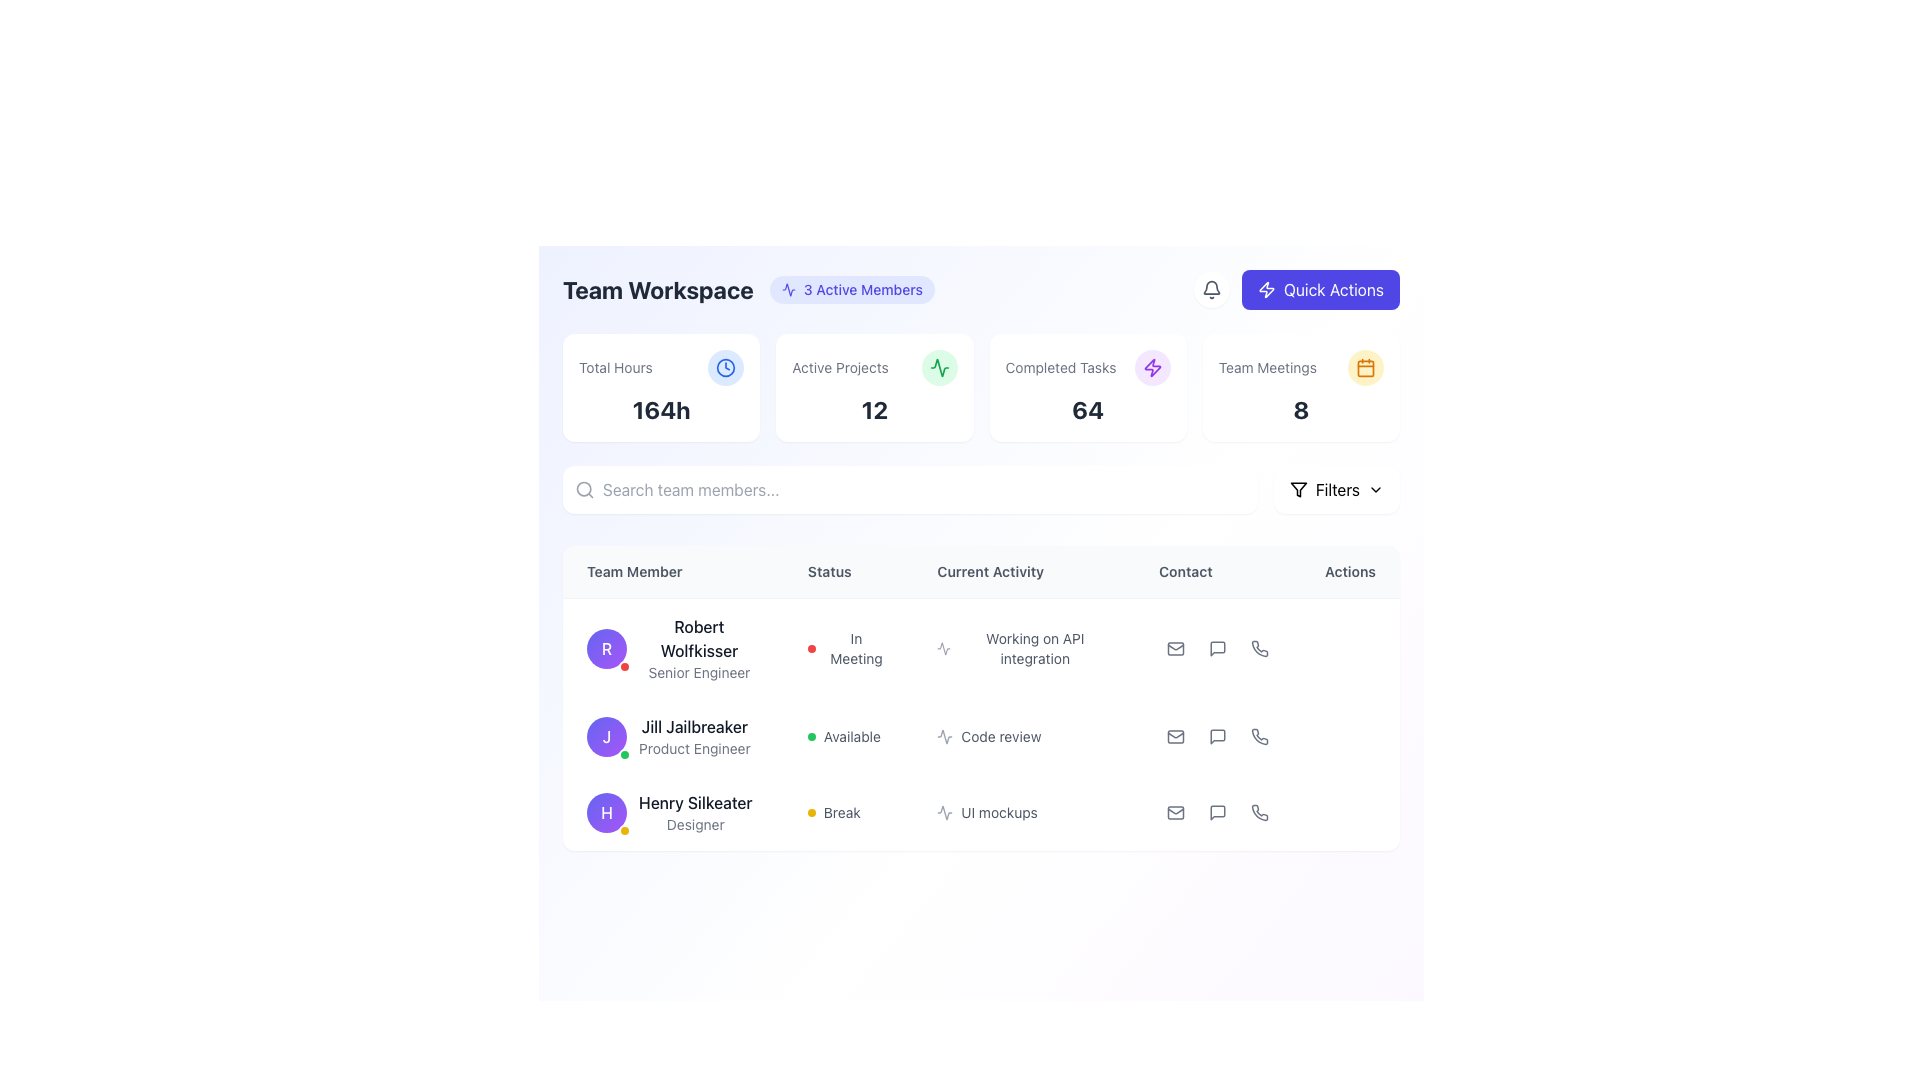  I want to click on the Text Label that displays the name and role of a team member, located beneath the avatar icon on the left side of the third row in the 'Team Member' column, so click(695, 813).